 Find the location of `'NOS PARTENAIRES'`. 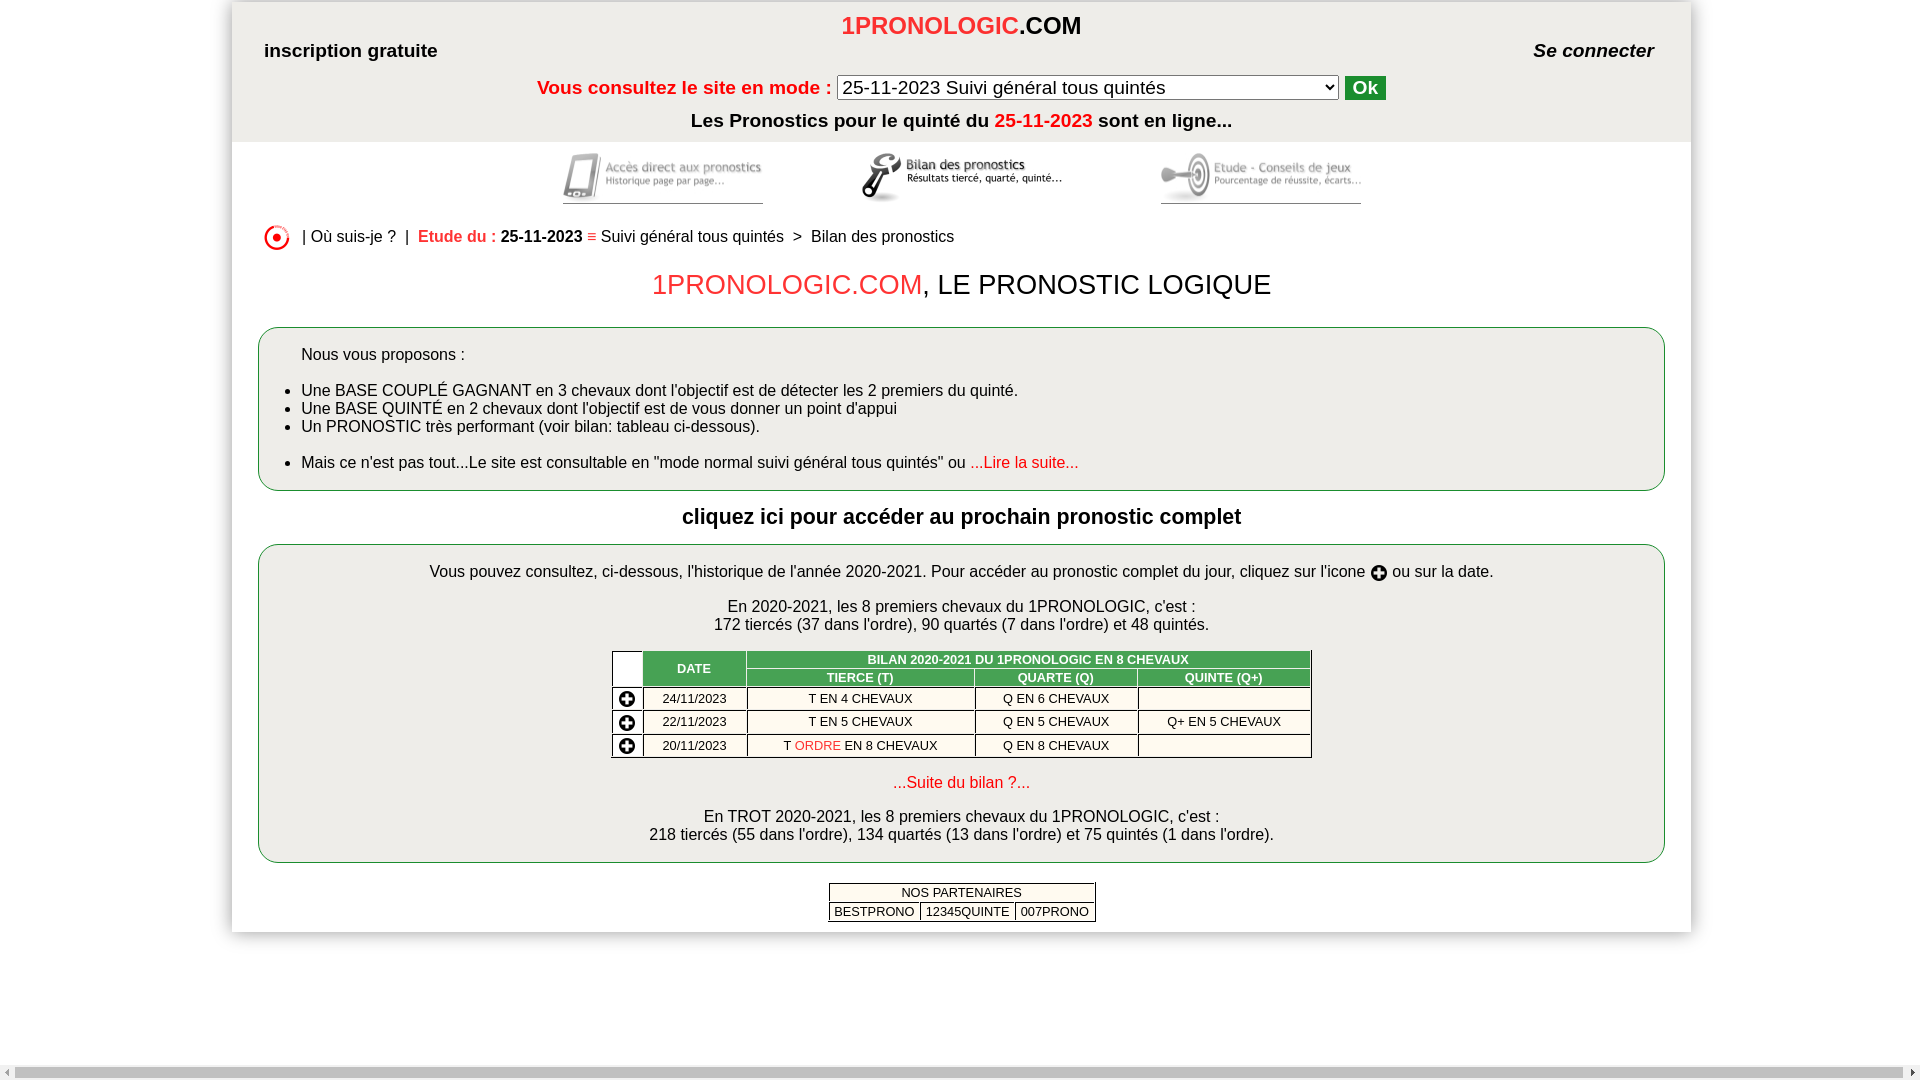

'NOS PARTENAIRES' is located at coordinates (900, 891).